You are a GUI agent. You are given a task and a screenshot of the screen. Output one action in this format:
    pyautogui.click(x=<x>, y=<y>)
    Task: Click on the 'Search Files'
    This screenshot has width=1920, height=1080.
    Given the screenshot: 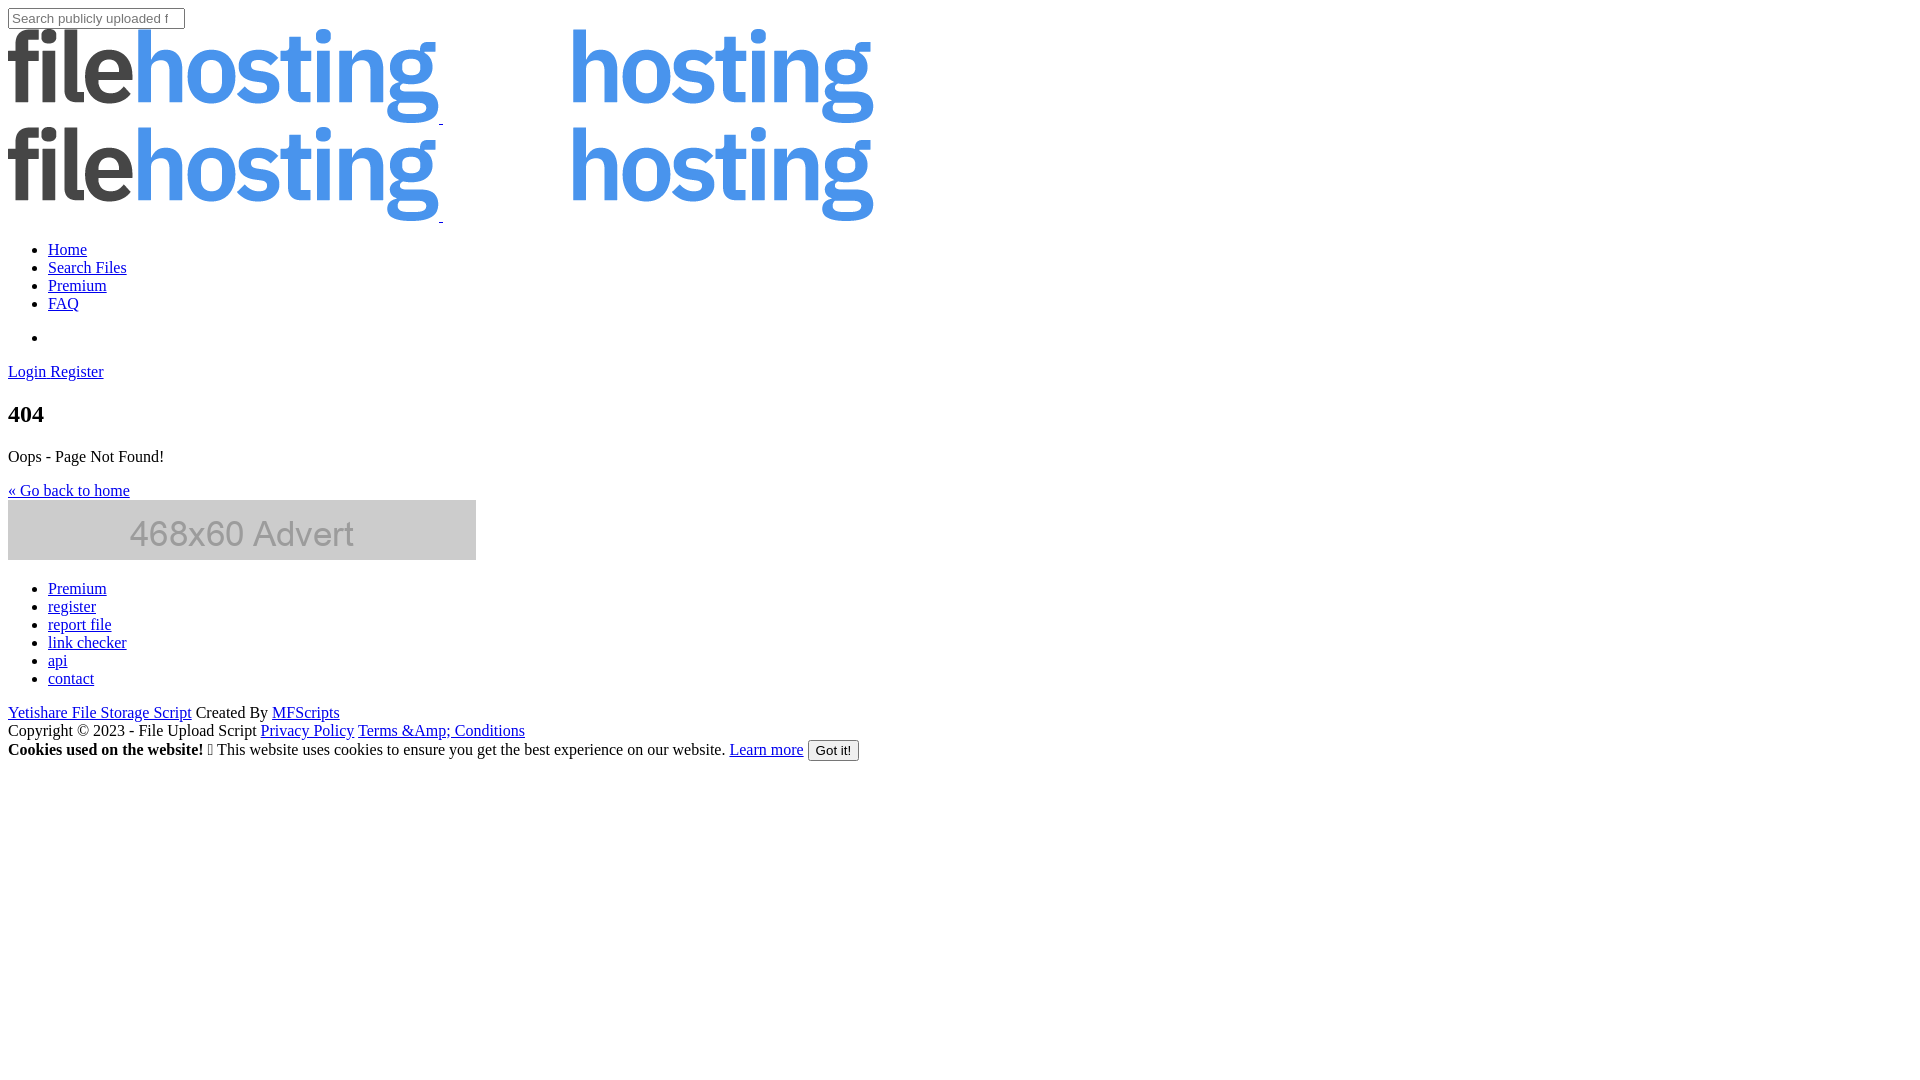 What is the action you would take?
    pyautogui.click(x=48, y=266)
    